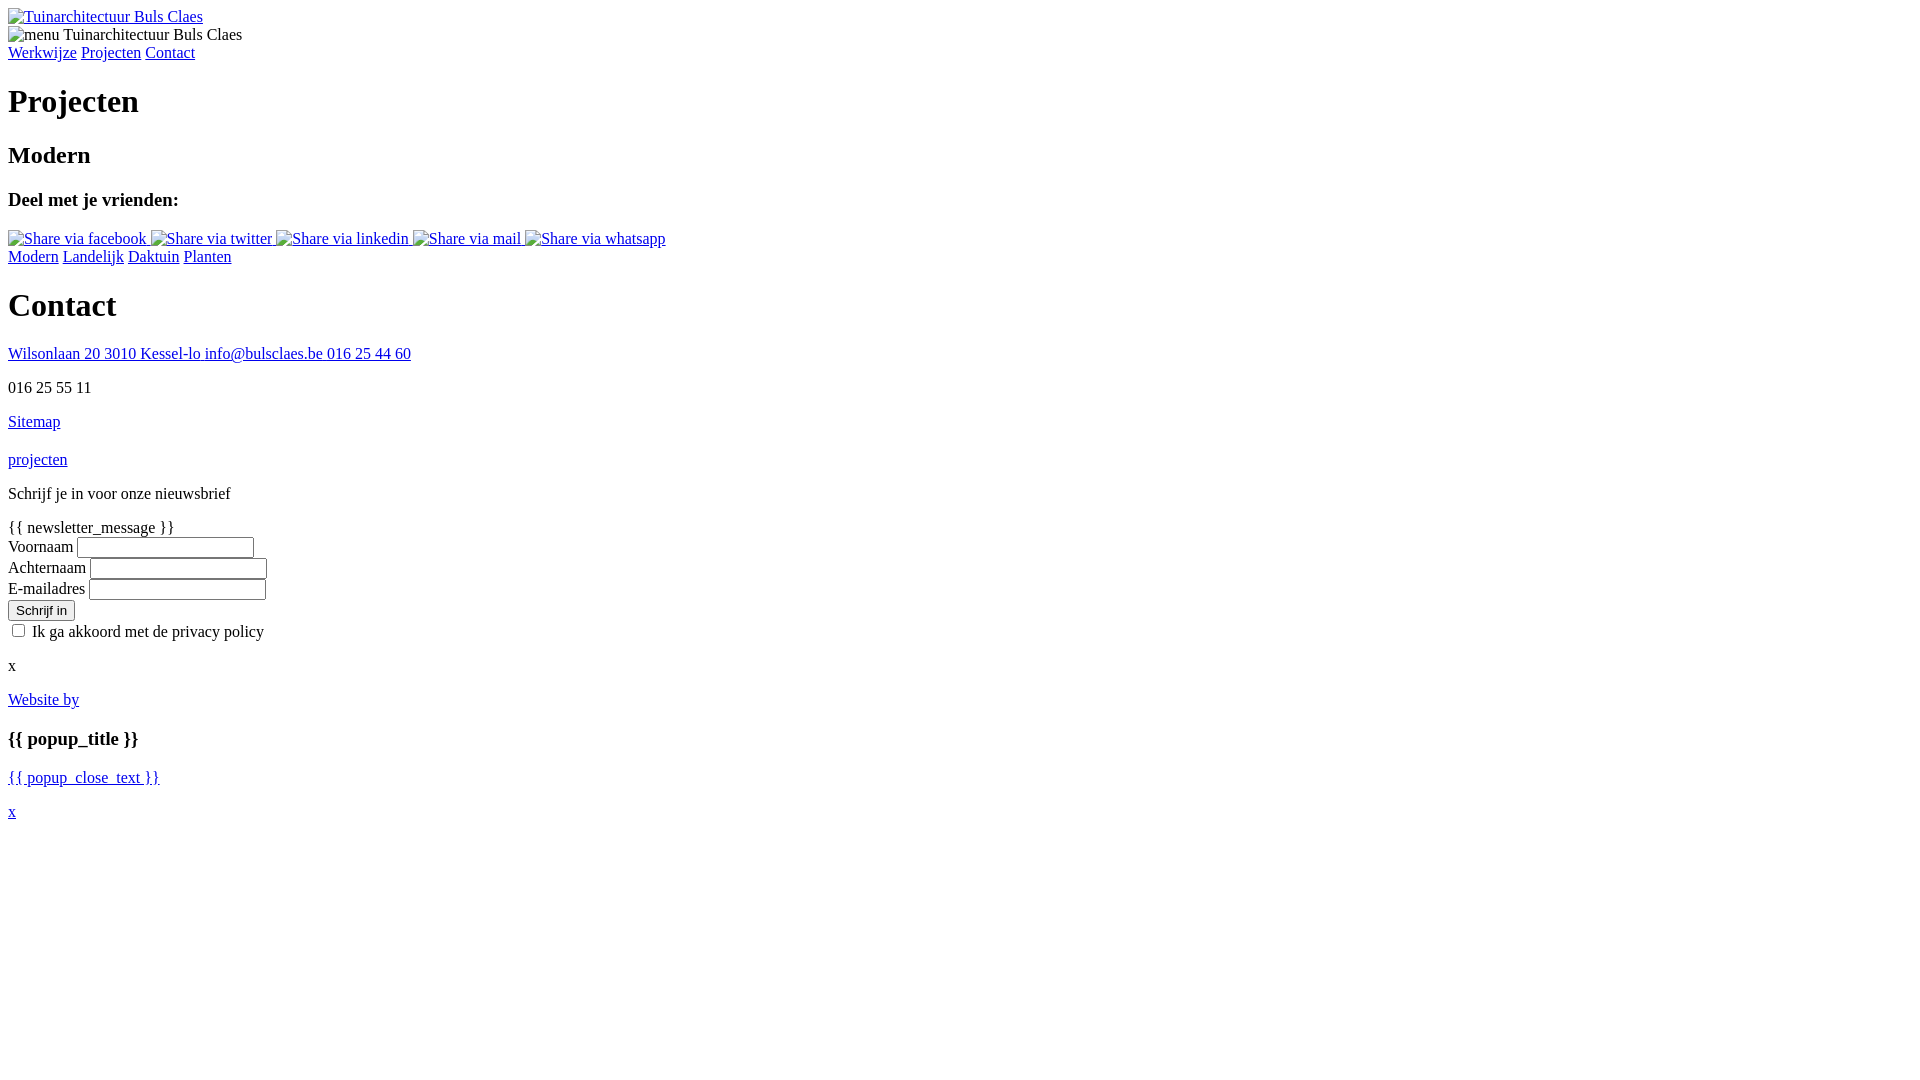  I want to click on 'Wilsonlaan 20 3010 Kessel-lo', so click(8, 352).